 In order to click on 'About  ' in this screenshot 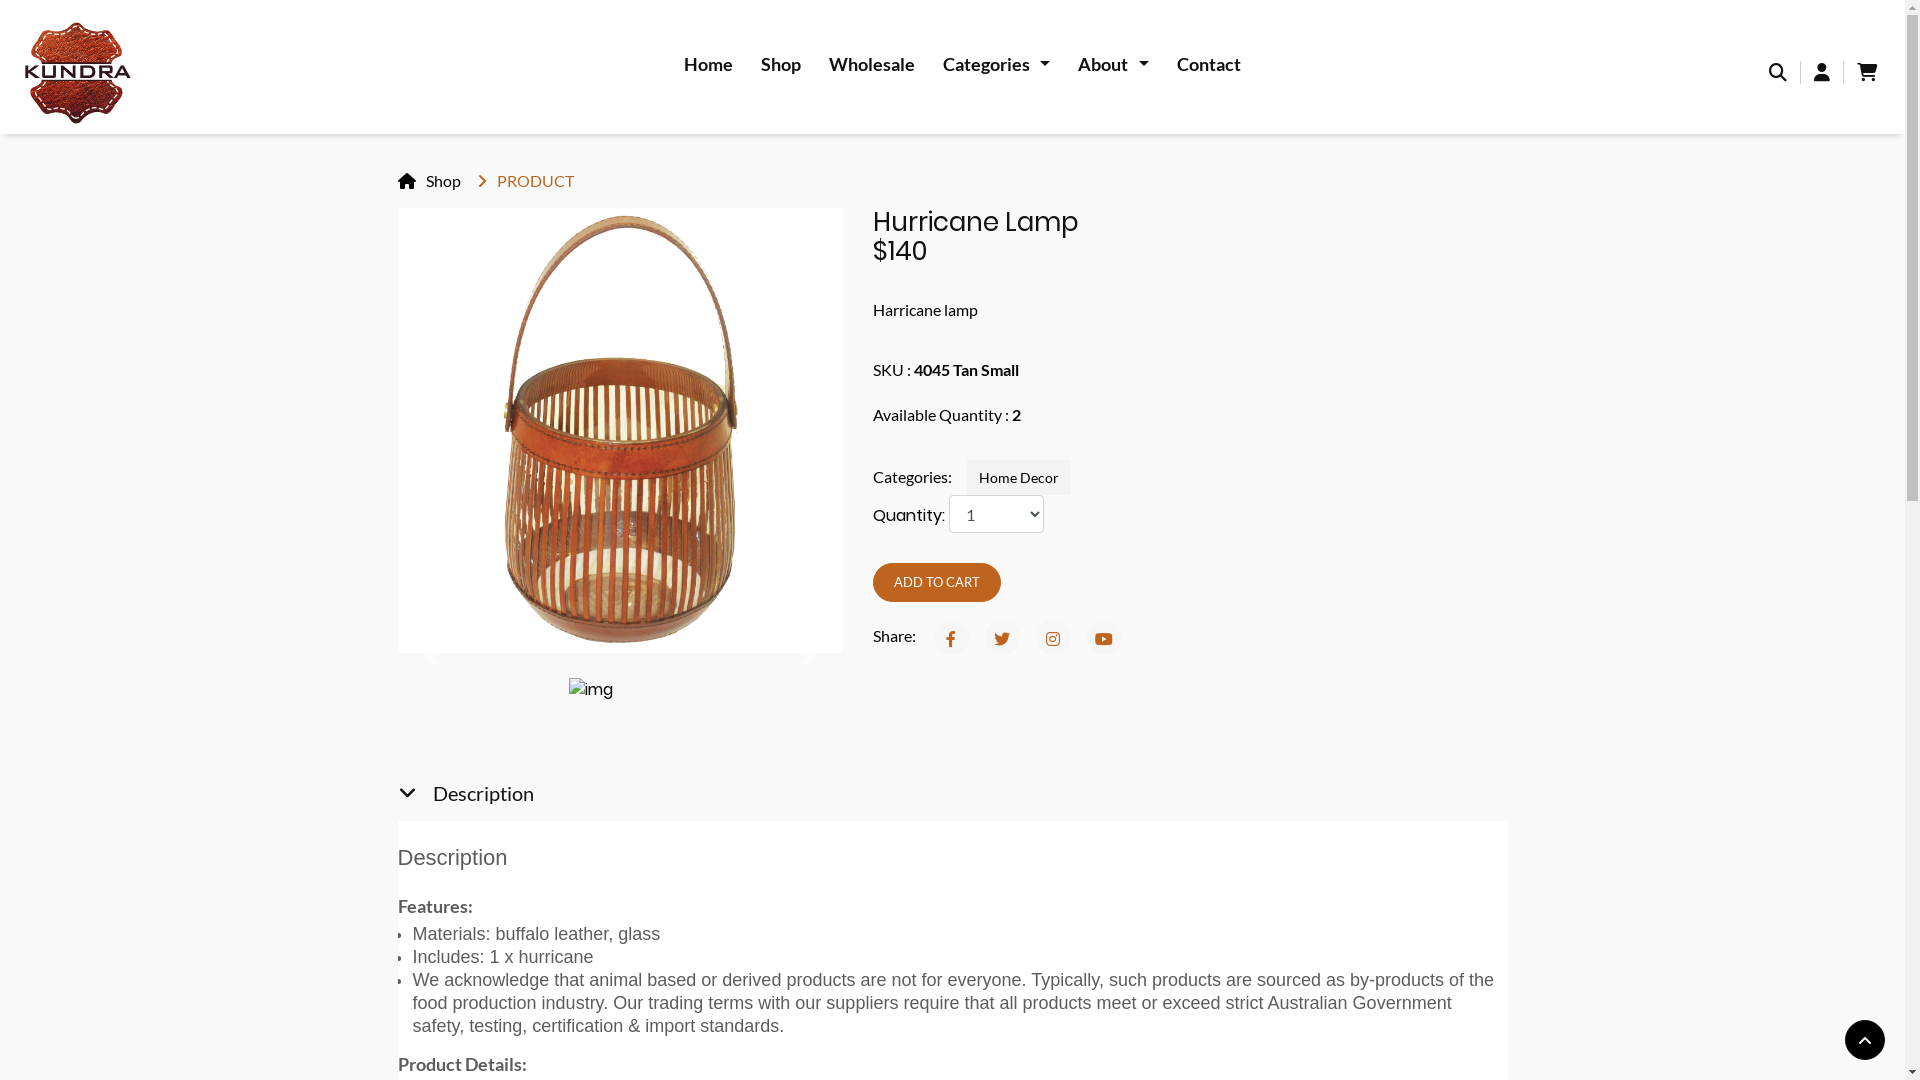, I will do `click(1112, 63)`.